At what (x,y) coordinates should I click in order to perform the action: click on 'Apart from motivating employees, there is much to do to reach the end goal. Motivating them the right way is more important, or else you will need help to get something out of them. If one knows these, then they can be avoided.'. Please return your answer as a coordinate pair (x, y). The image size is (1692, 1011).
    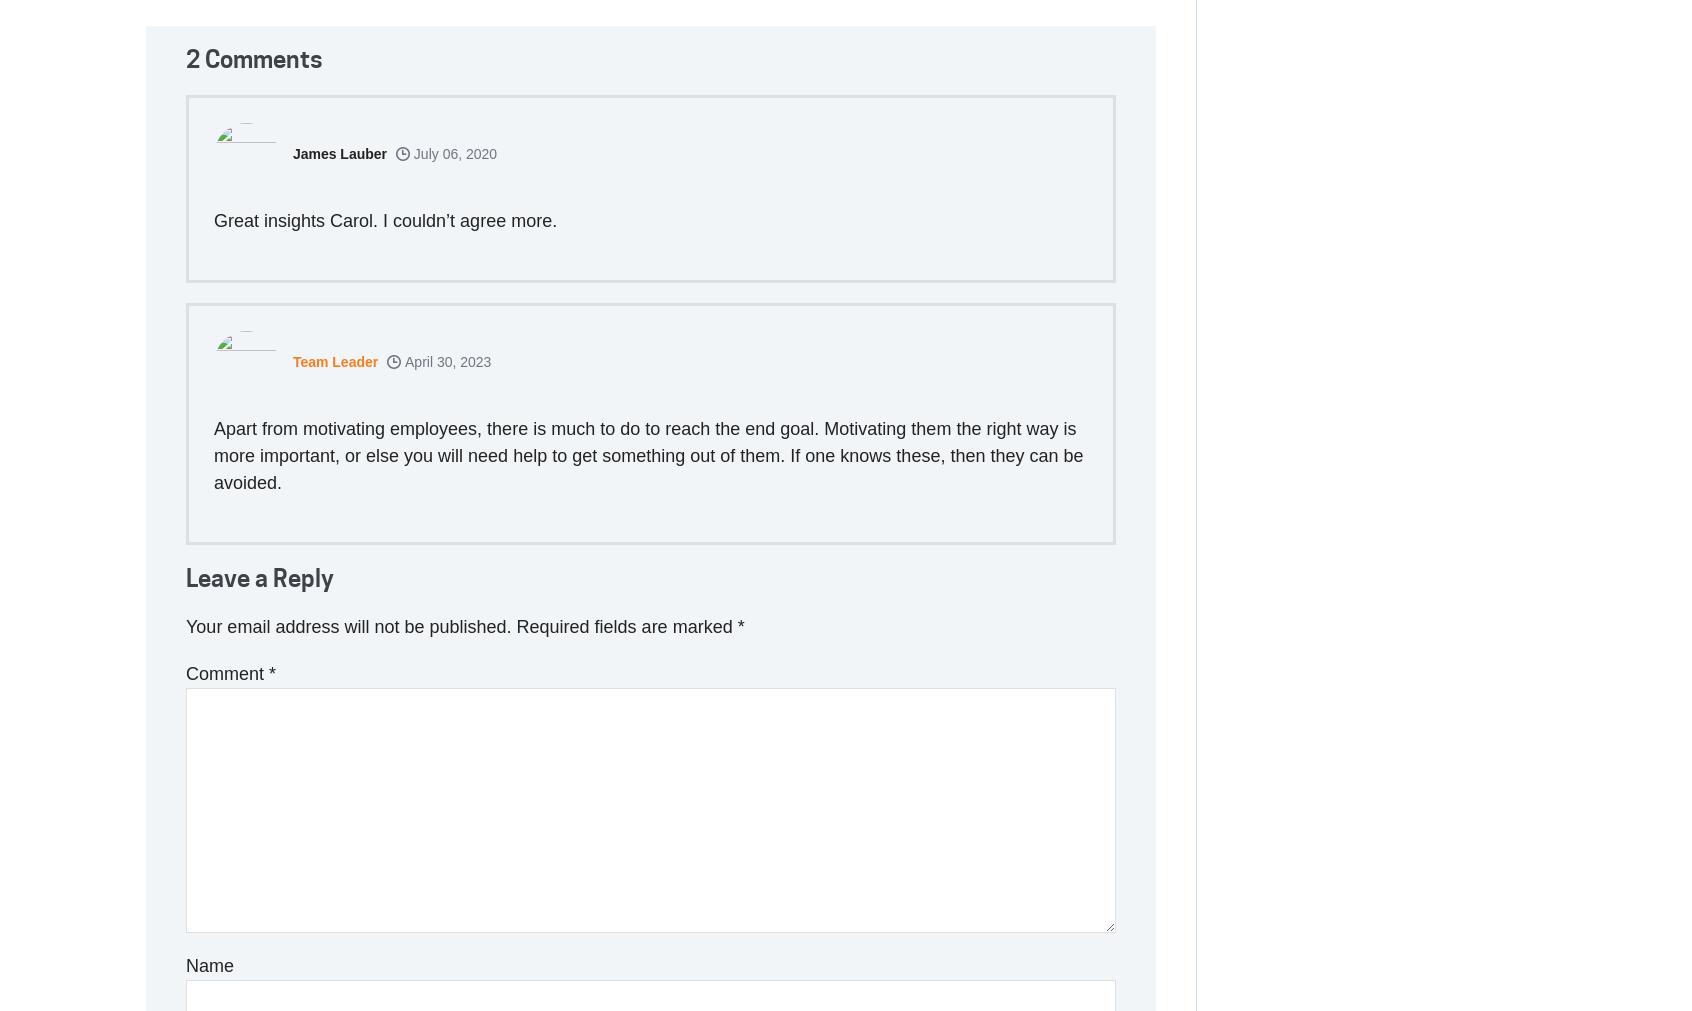
    Looking at the image, I should click on (648, 453).